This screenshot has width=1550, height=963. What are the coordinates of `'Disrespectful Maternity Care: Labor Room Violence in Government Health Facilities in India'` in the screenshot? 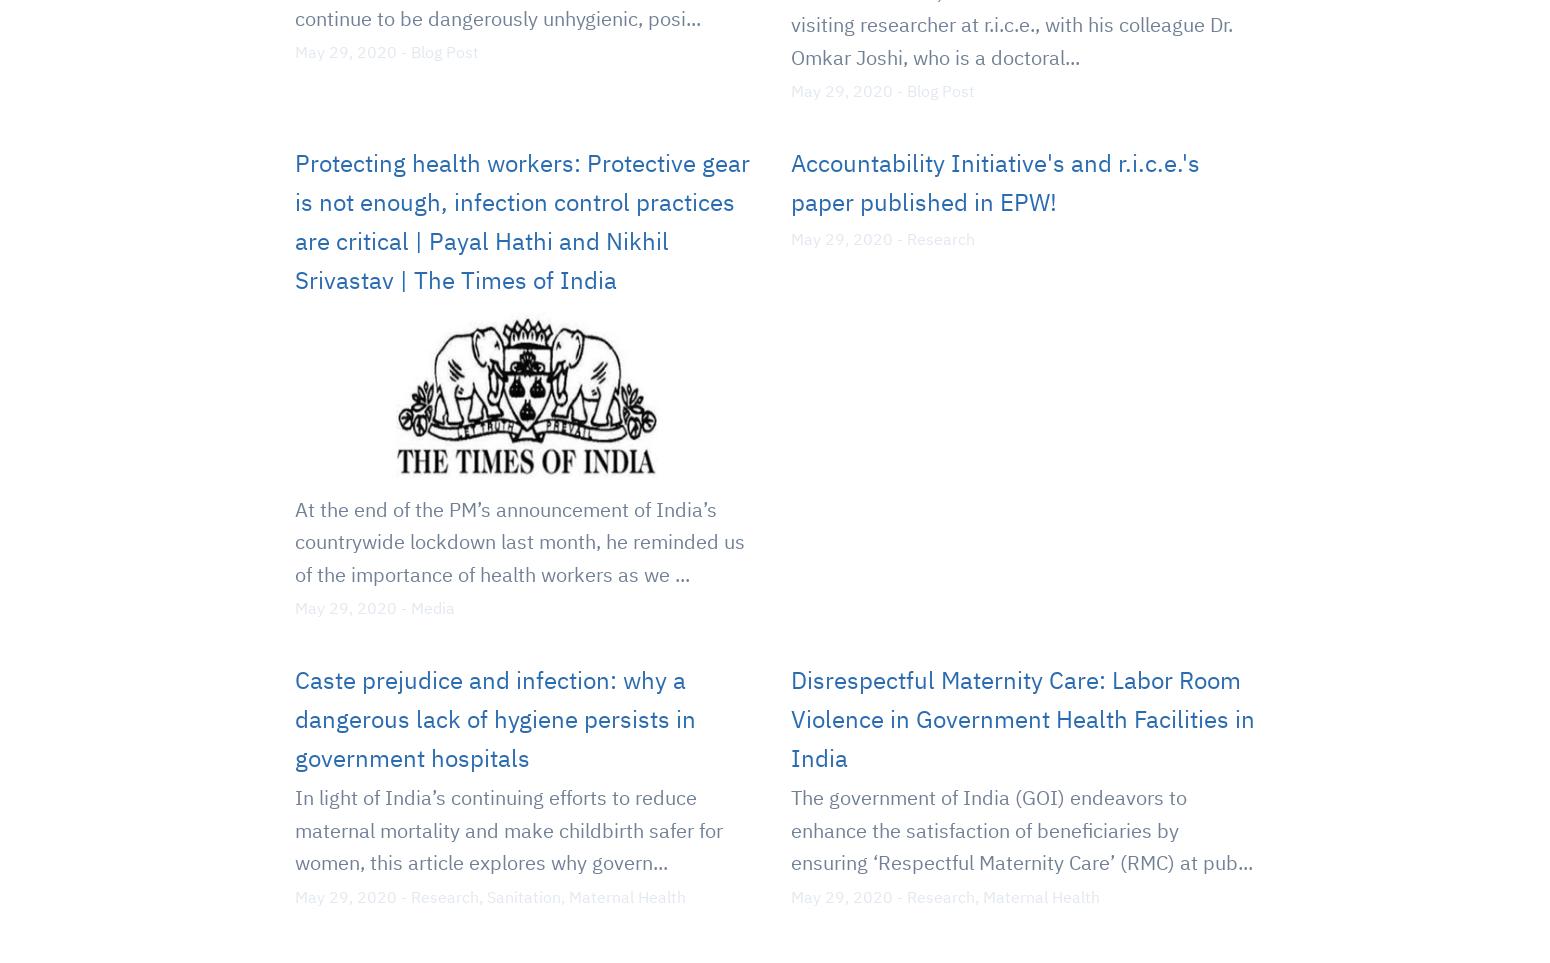 It's located at (1023, 717).